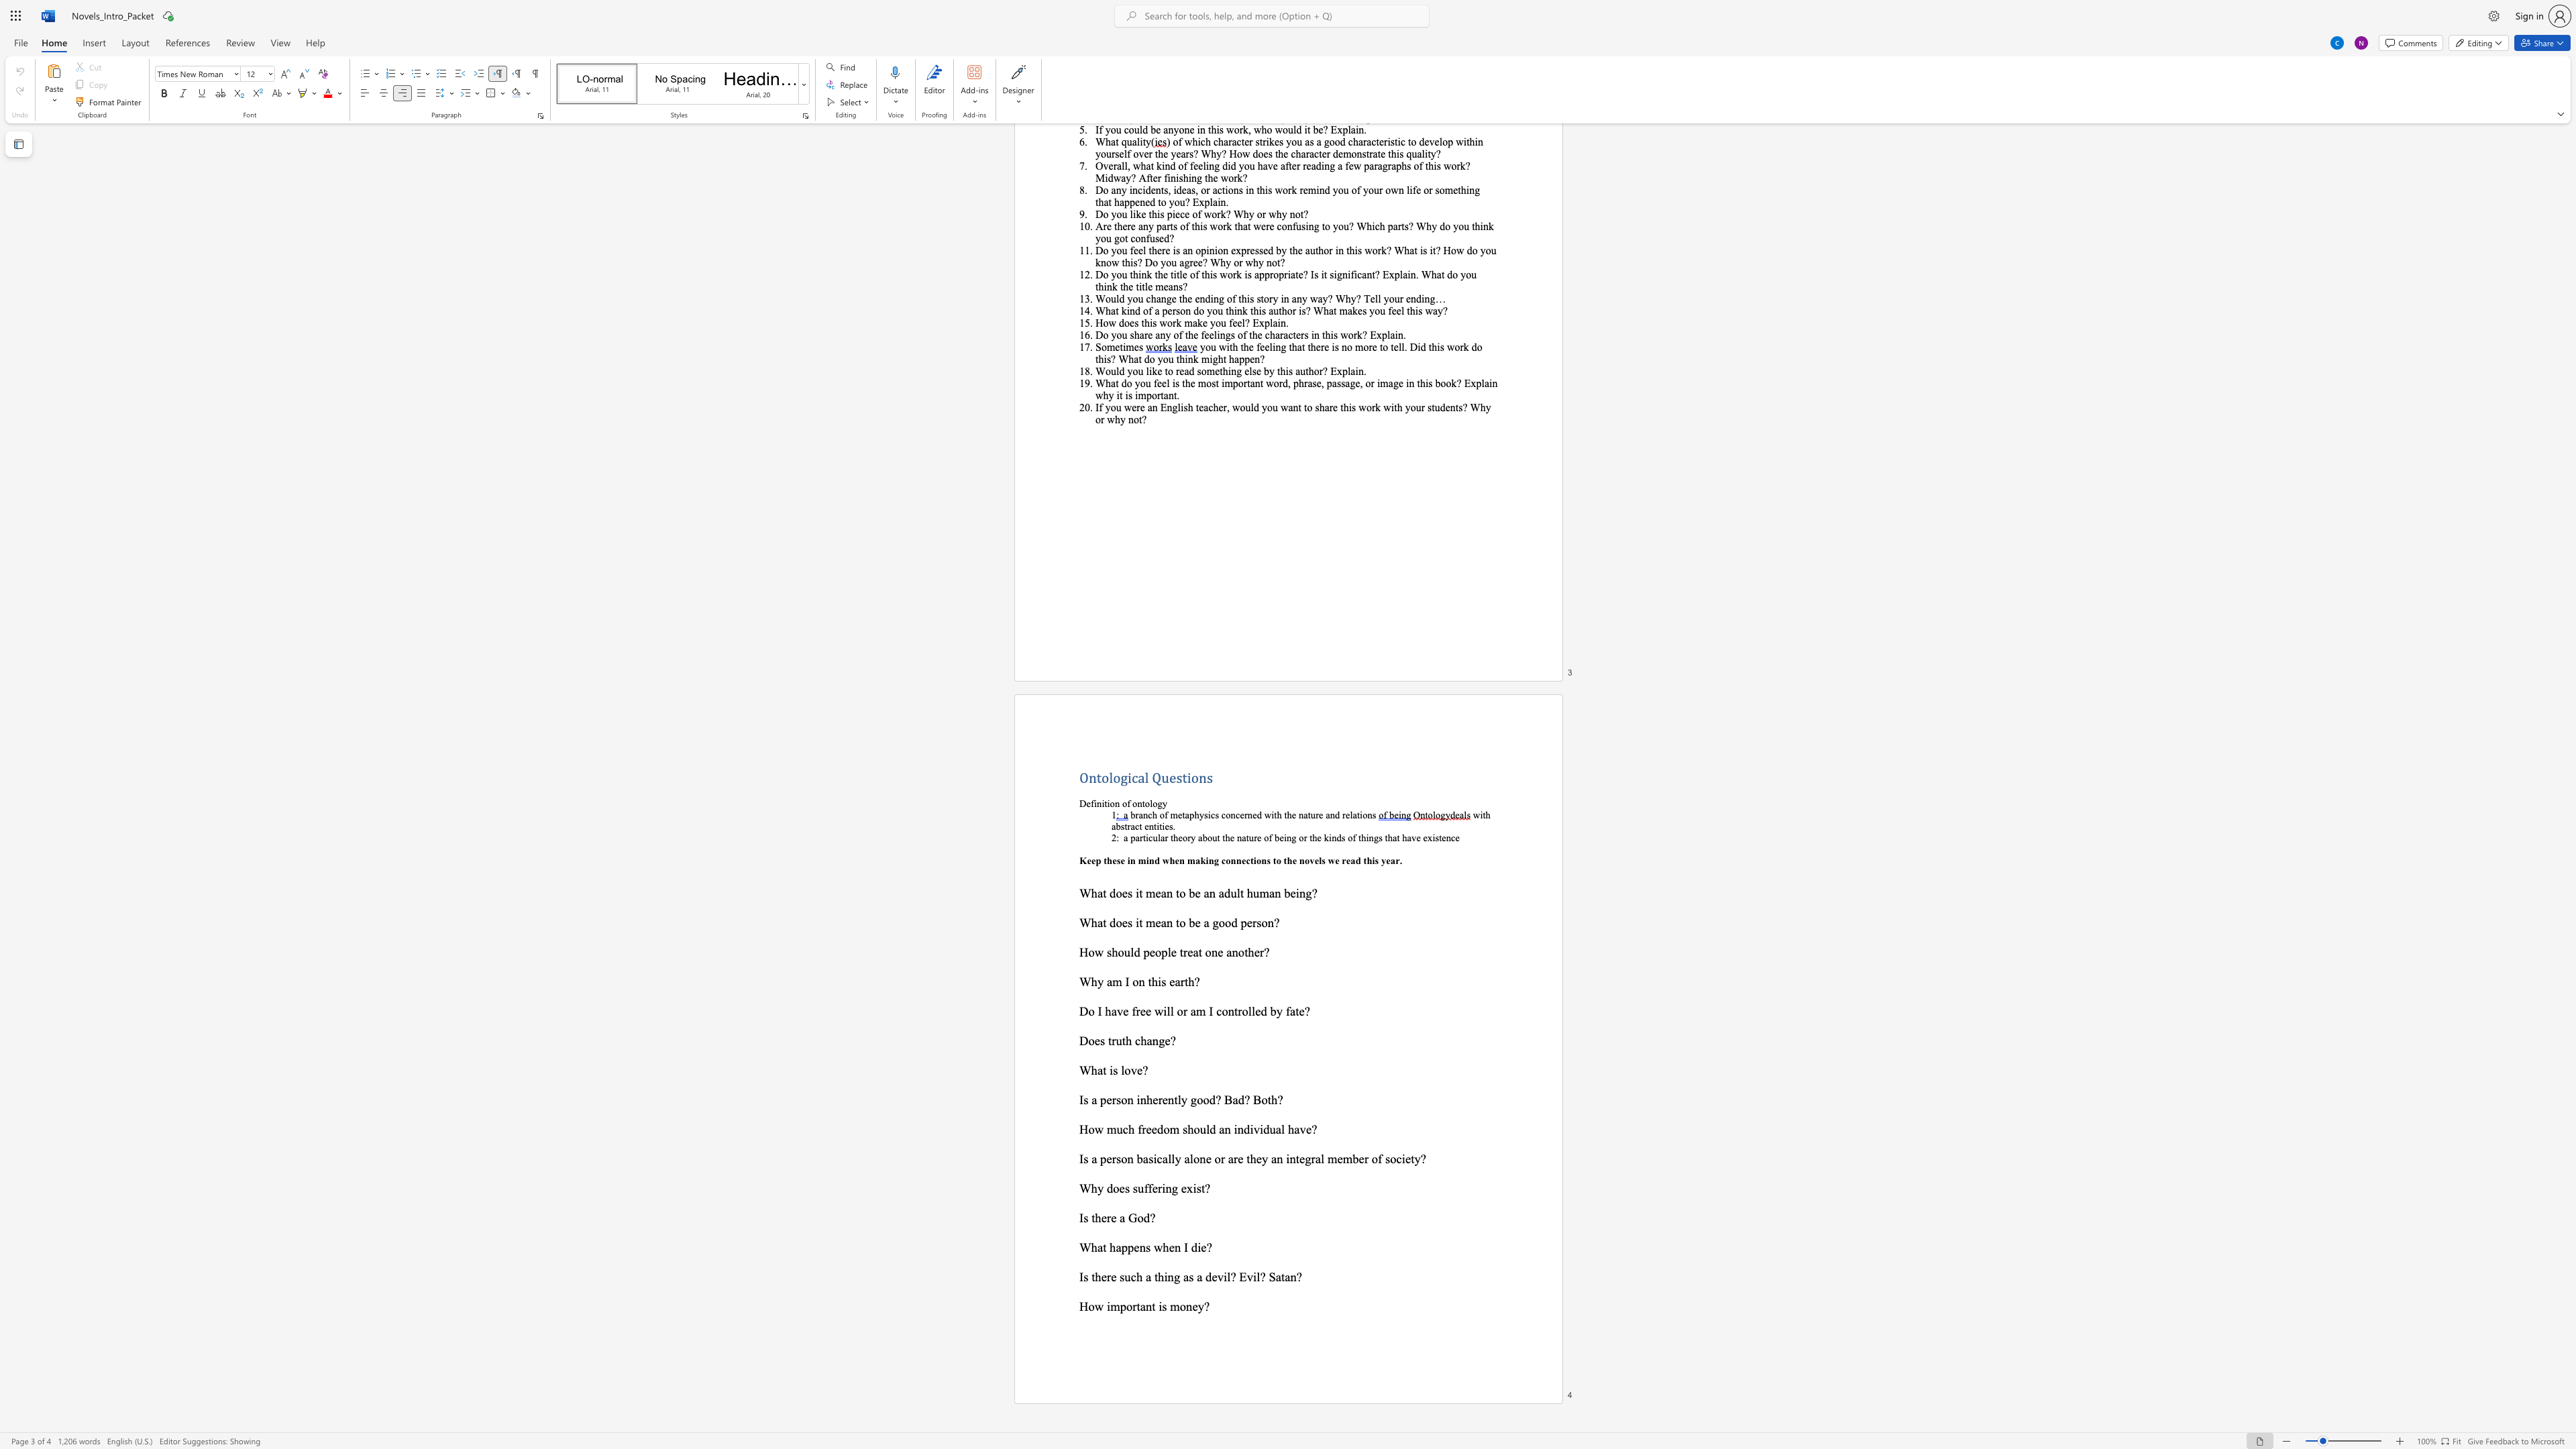  Describe the element at coordinates (1079, 1158) in the screenshot. I see `the subset text "Is a person" within the text "Is a person"` at that location.